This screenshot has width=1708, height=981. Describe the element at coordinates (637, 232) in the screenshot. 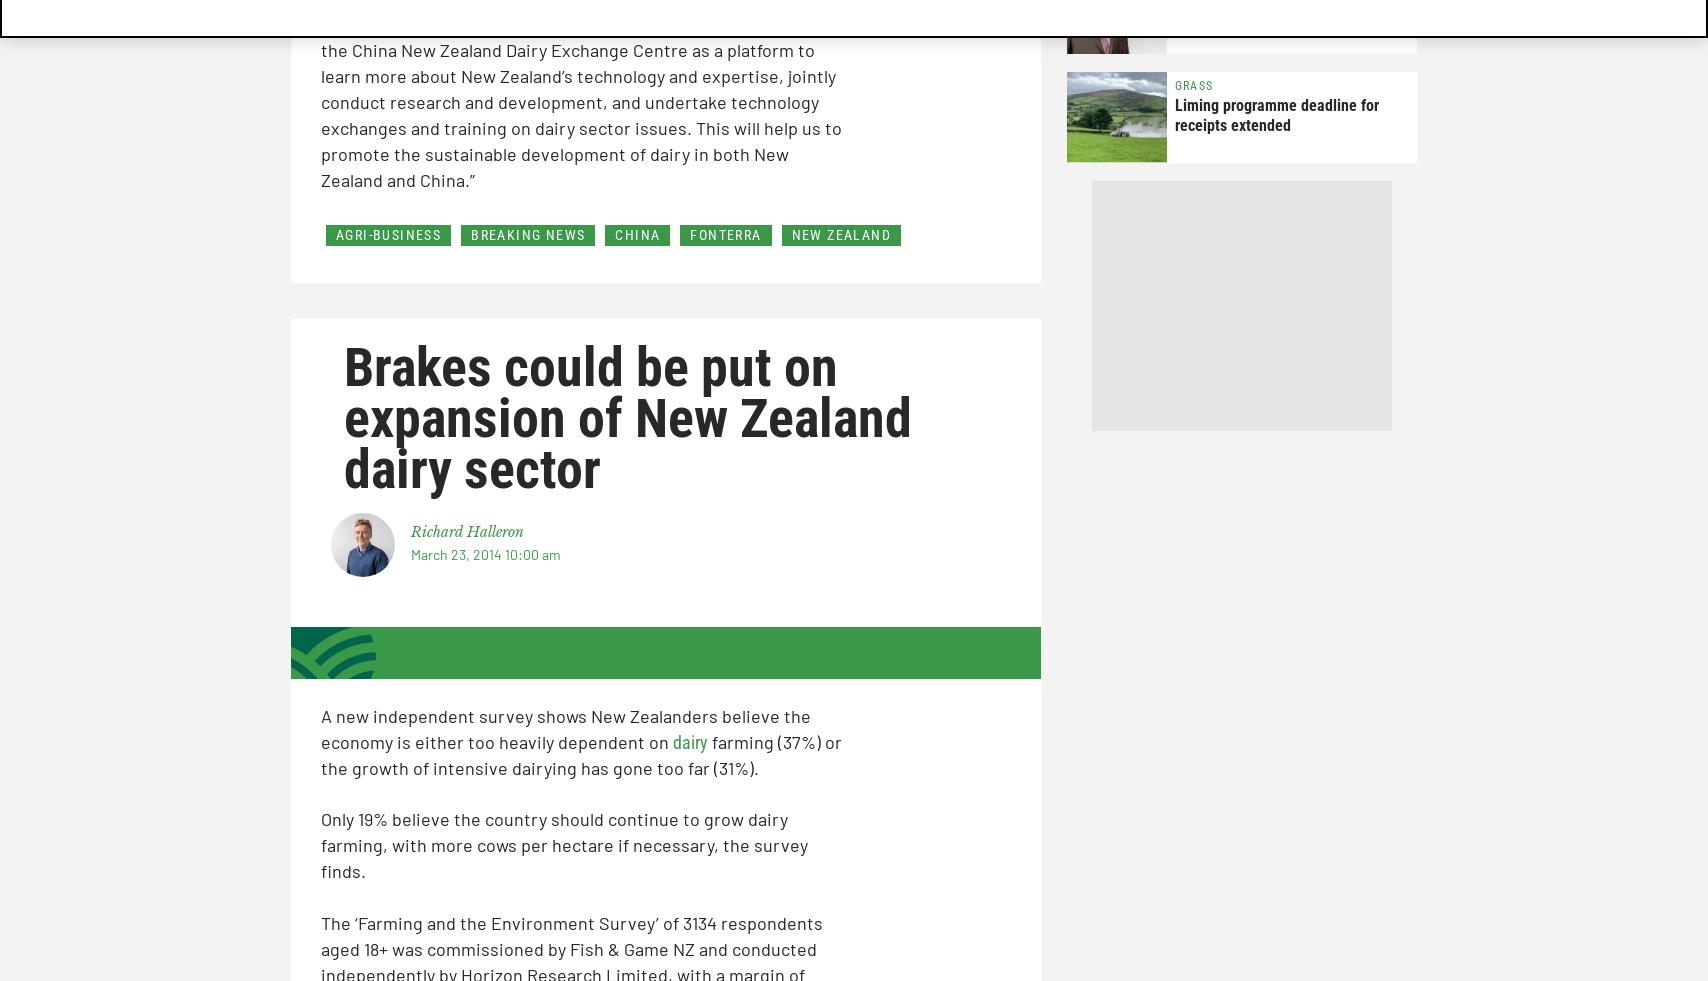

I see `'CHINA'` at that location.